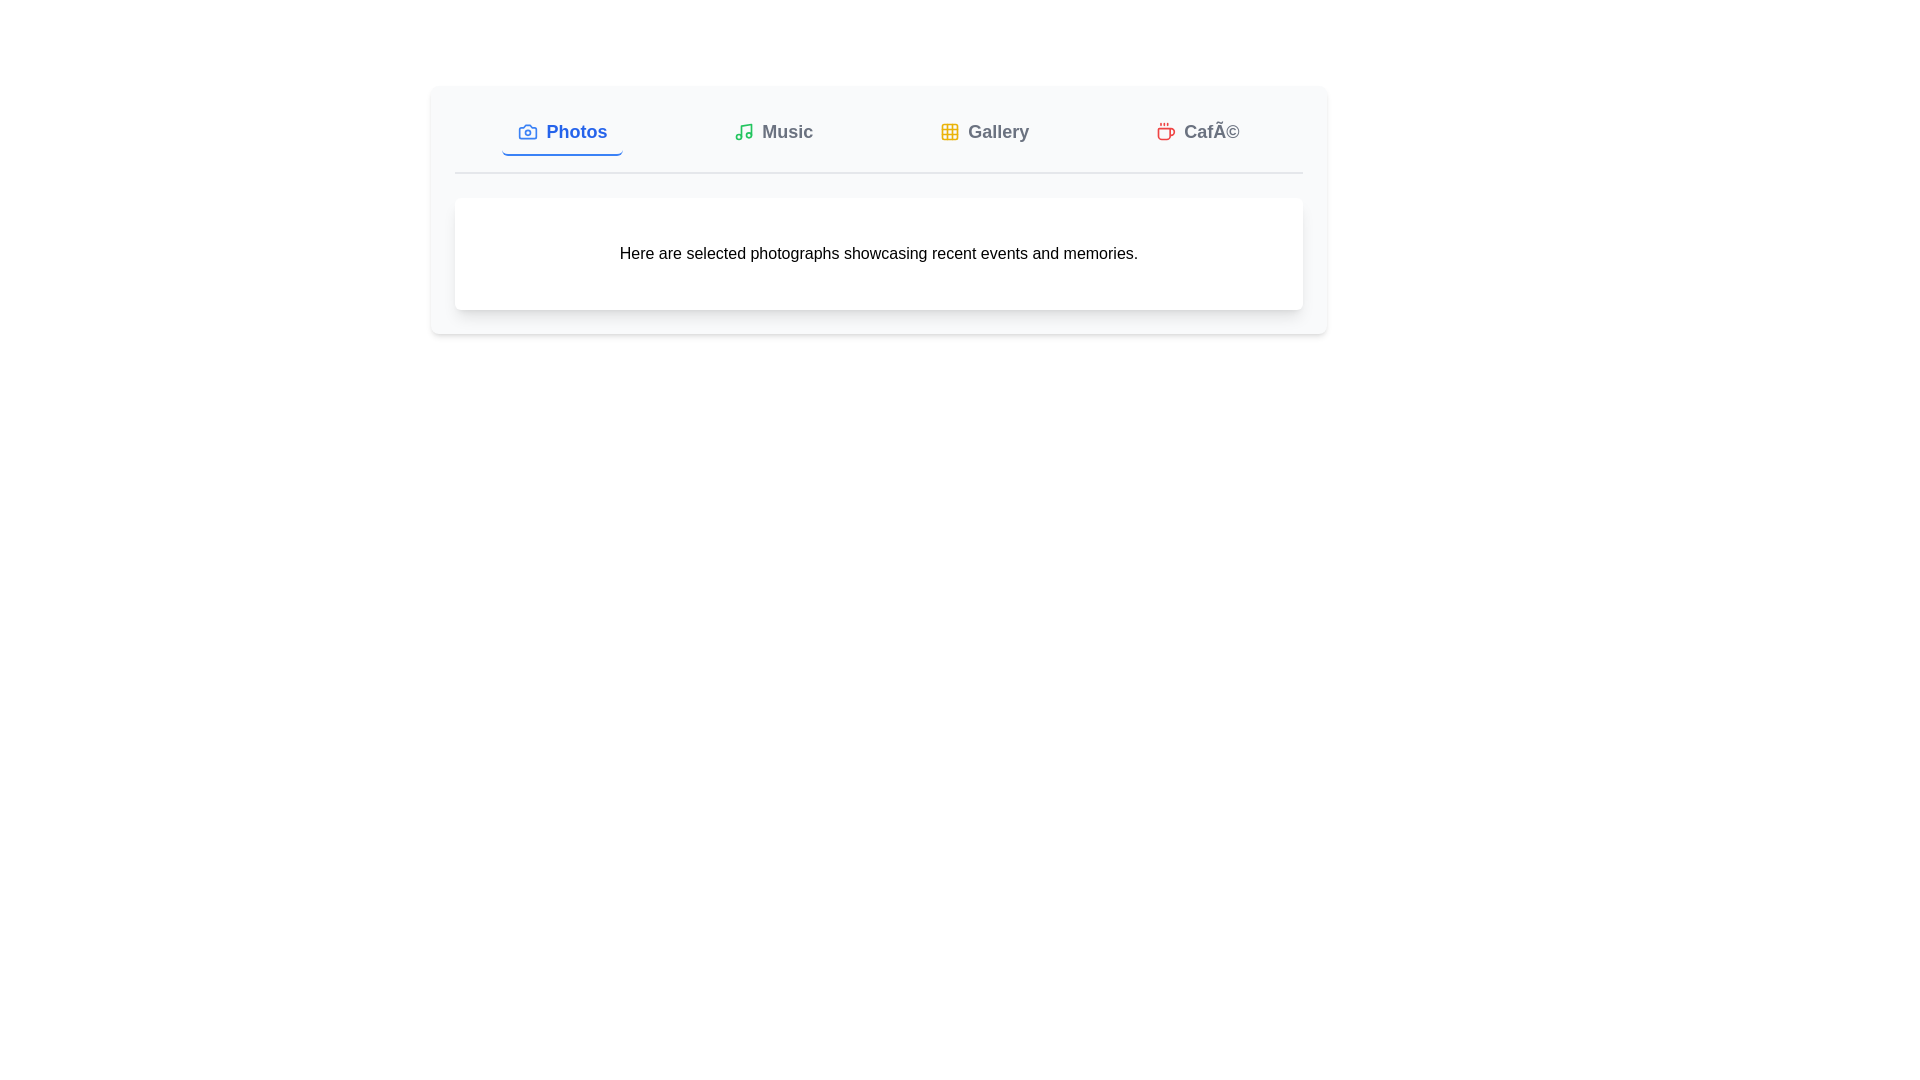 The width and height of the screenshot is (1920, 1080). Describe the element at coordinates (1197, 132) in the screenshot. I see `the navigation tab labeled 'Café'` at that location.